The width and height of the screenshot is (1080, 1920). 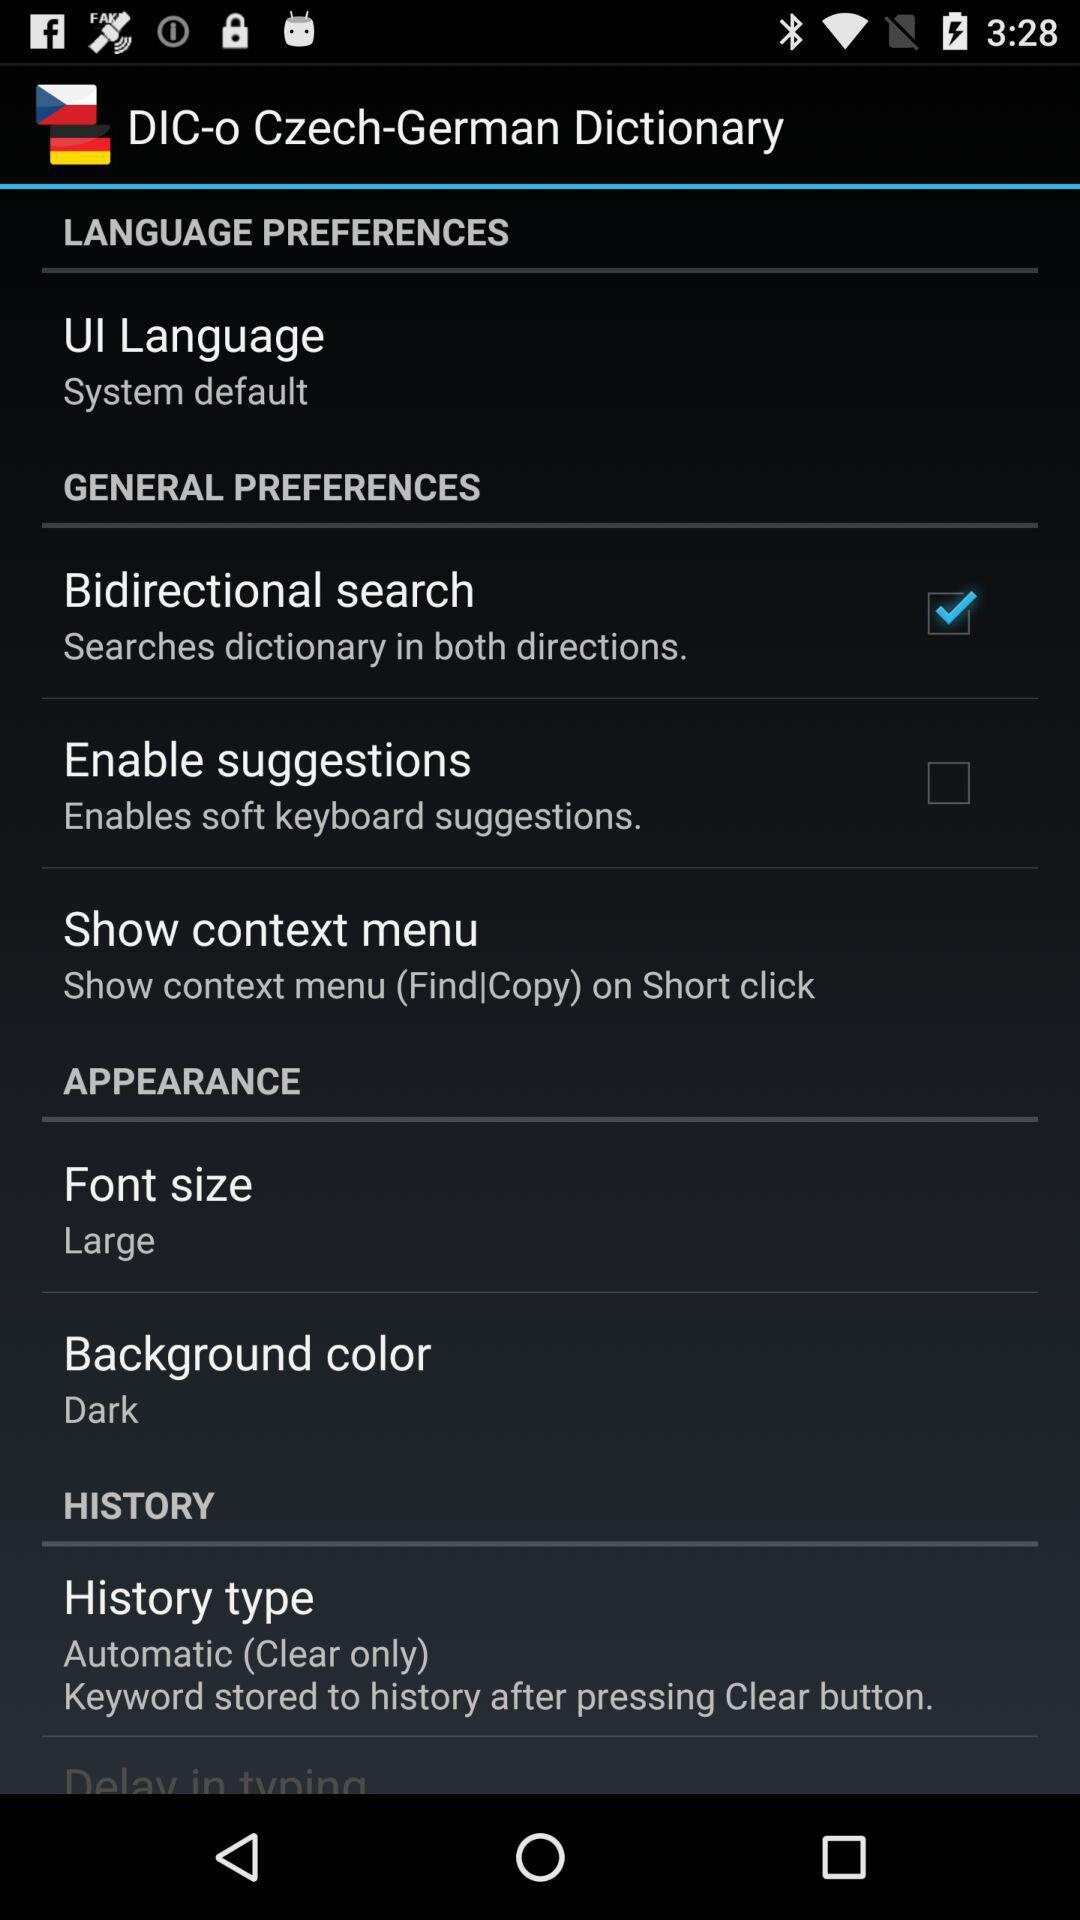 I want to click on the icon above enables soft keyboard, so click(x=266, y=756).